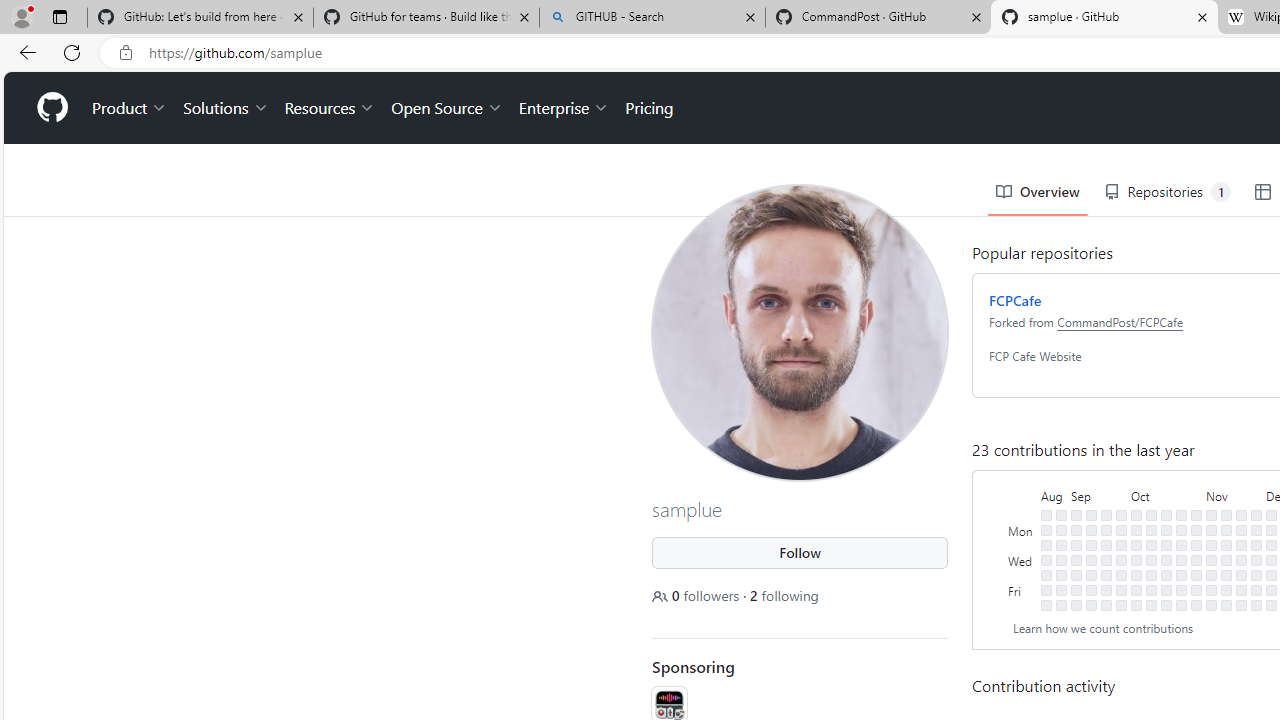 The width and height of the screenshot is (1280, 720). Describe the element at coordinates (1240, 604) in the screenshot. I see `'No contributions on November 25th.'` at that location.